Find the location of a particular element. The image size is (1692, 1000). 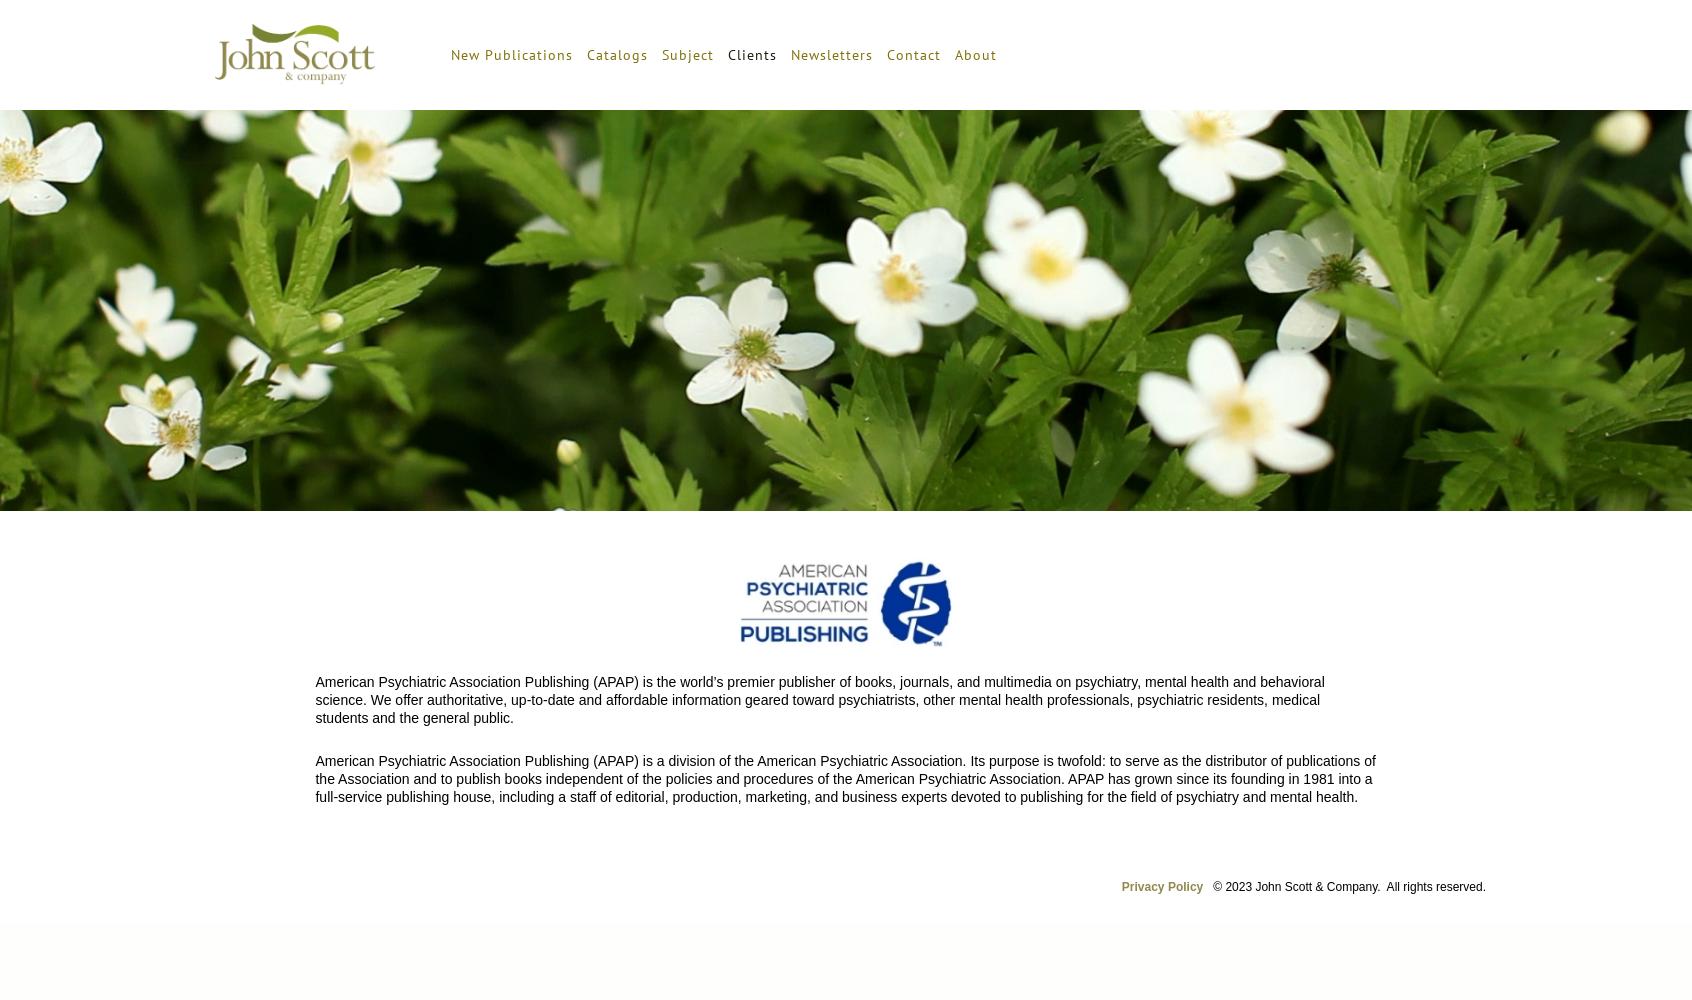

'New Publications' is located at coordinates (510, 54).